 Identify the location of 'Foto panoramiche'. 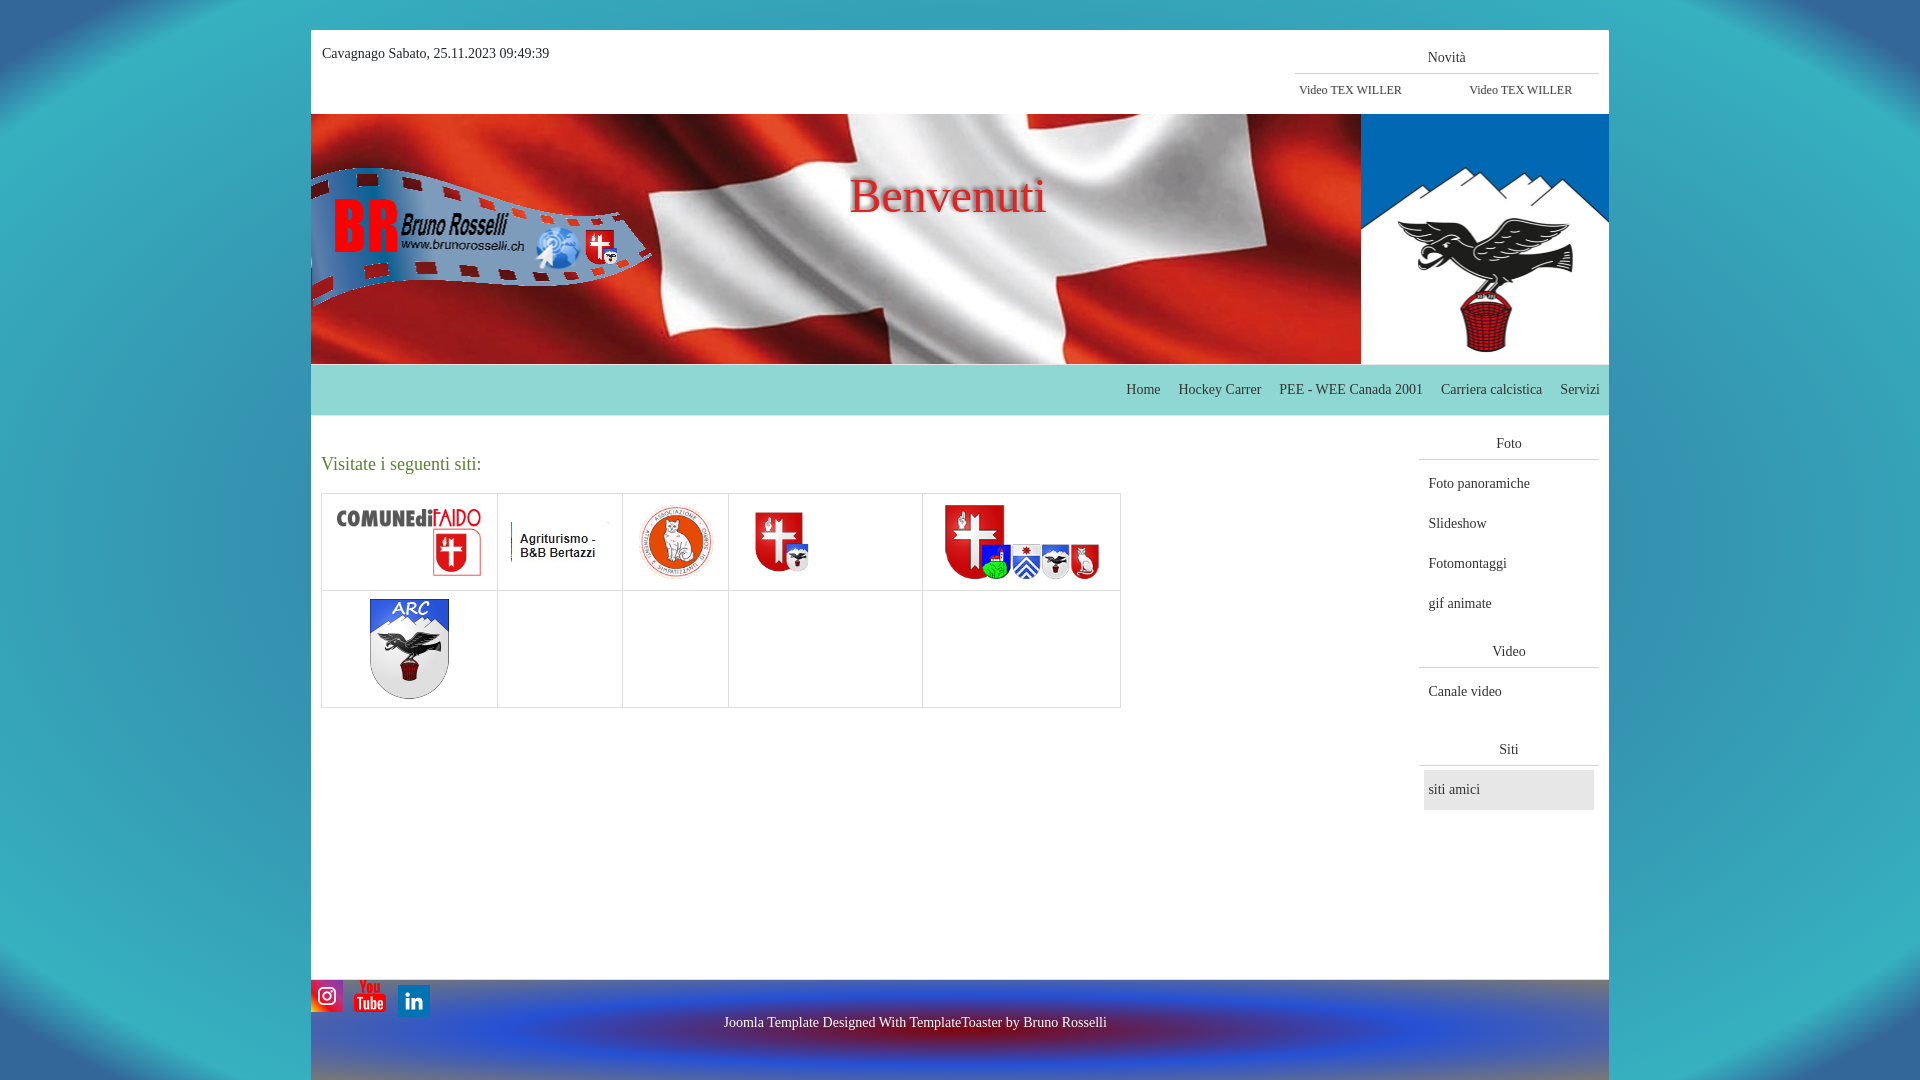
(1508, 483).